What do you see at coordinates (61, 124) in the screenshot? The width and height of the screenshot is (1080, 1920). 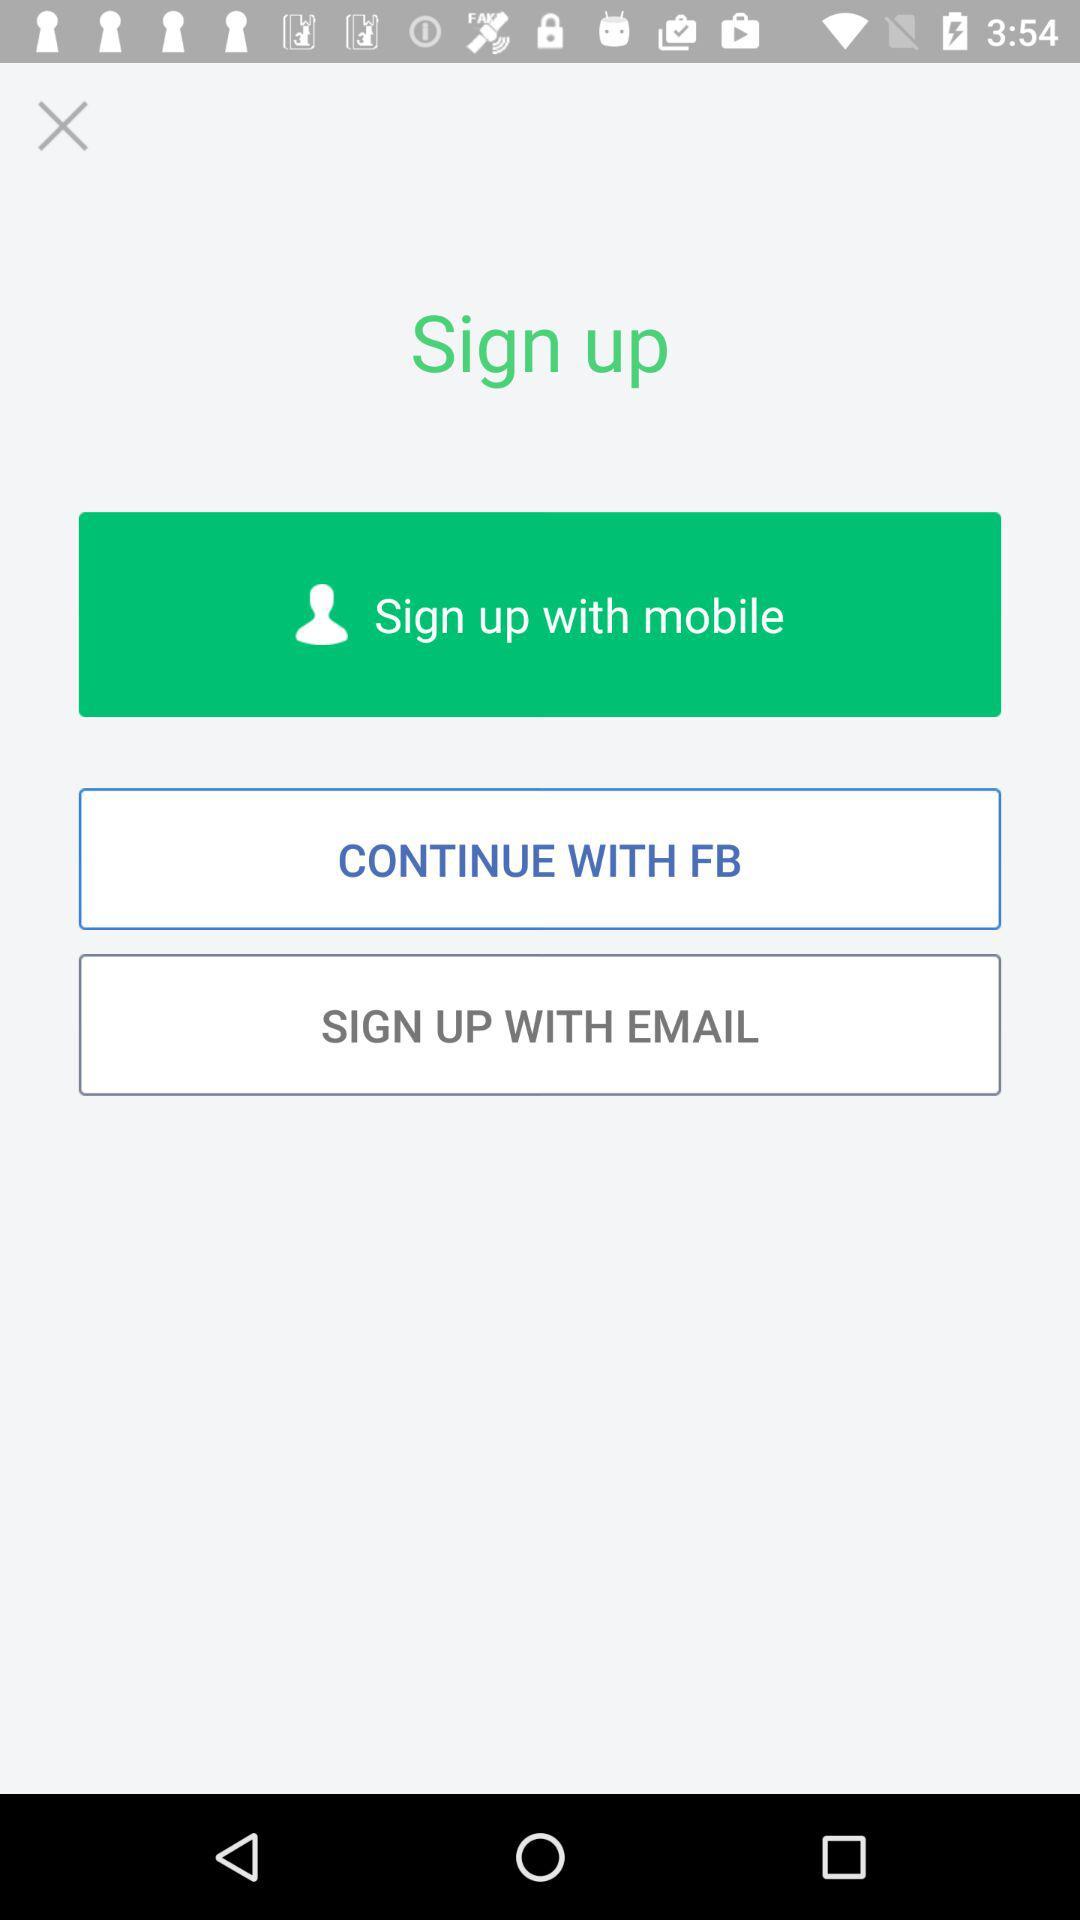 I see `sign-up screen` at bounding box center [61, 124].